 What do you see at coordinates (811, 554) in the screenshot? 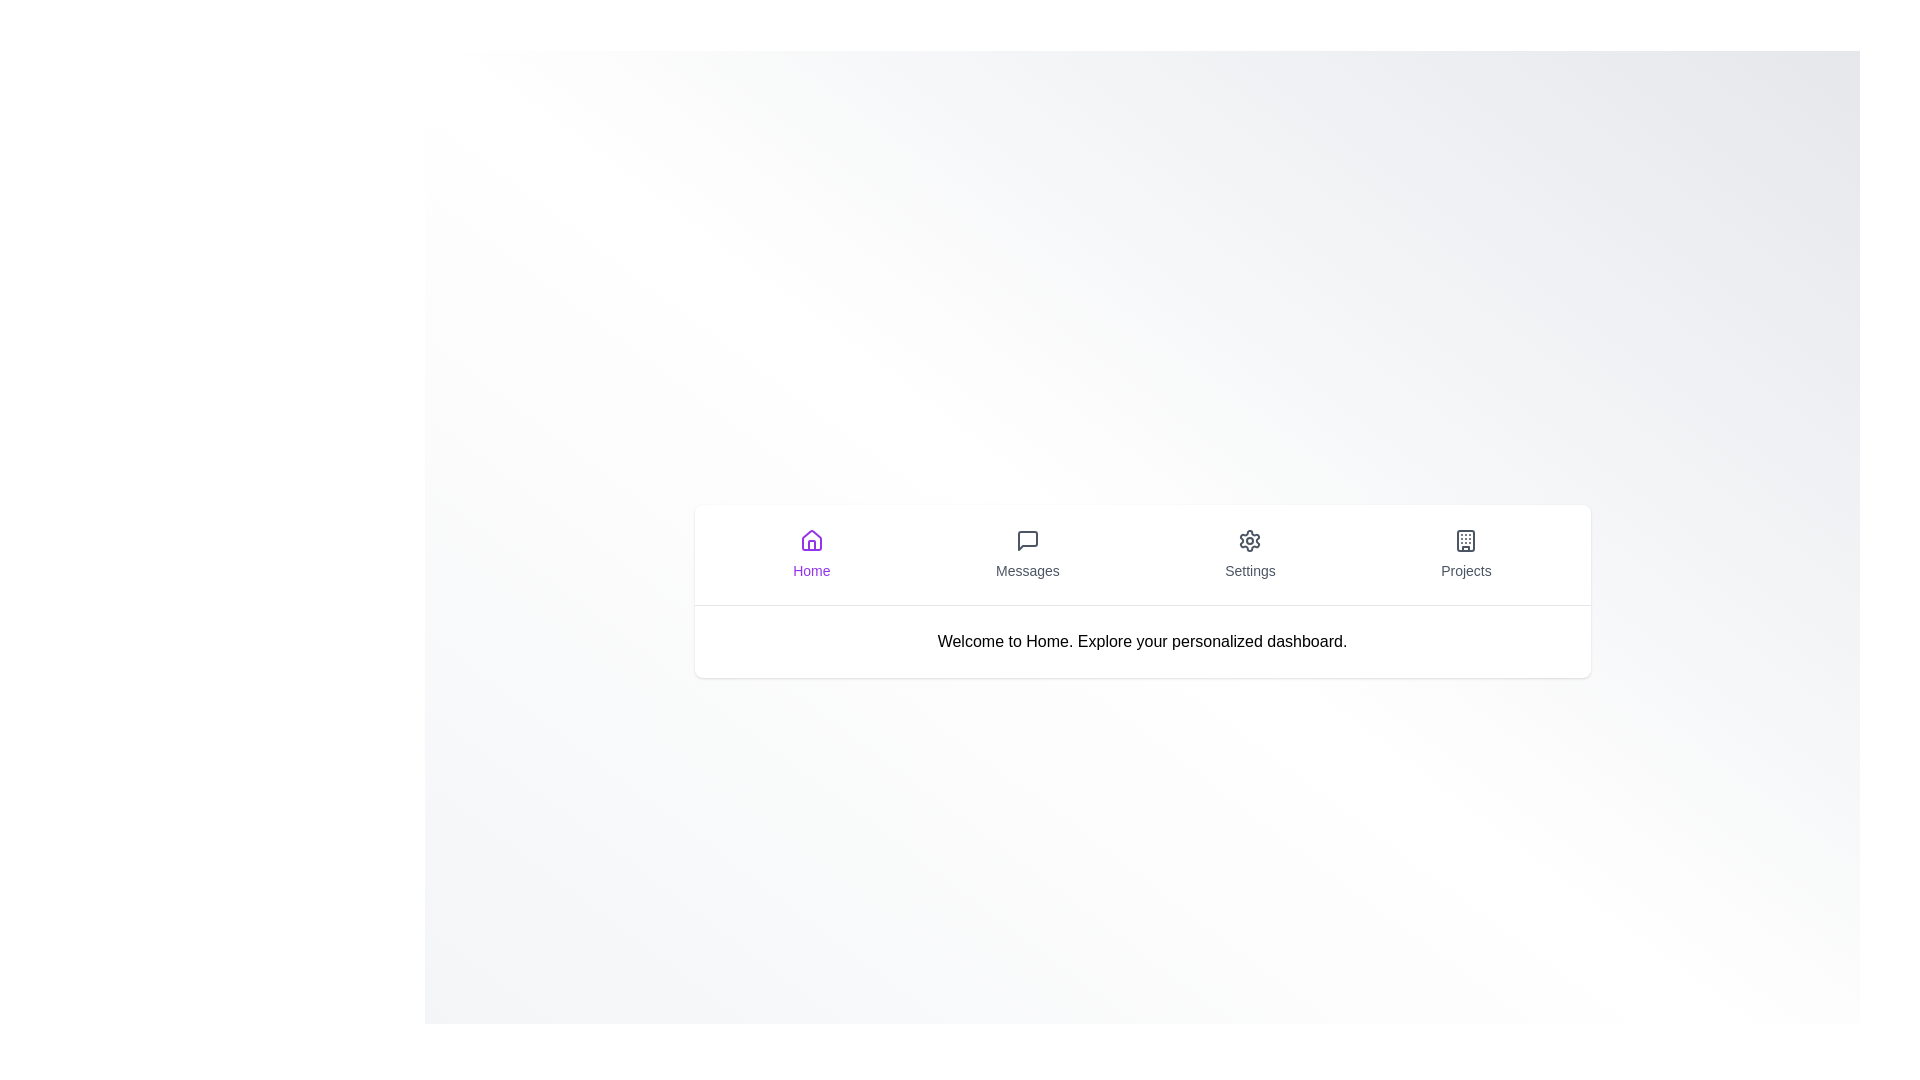
I see `the tab labeled Home to observe its hover effect` at bounding box center [811, 554].